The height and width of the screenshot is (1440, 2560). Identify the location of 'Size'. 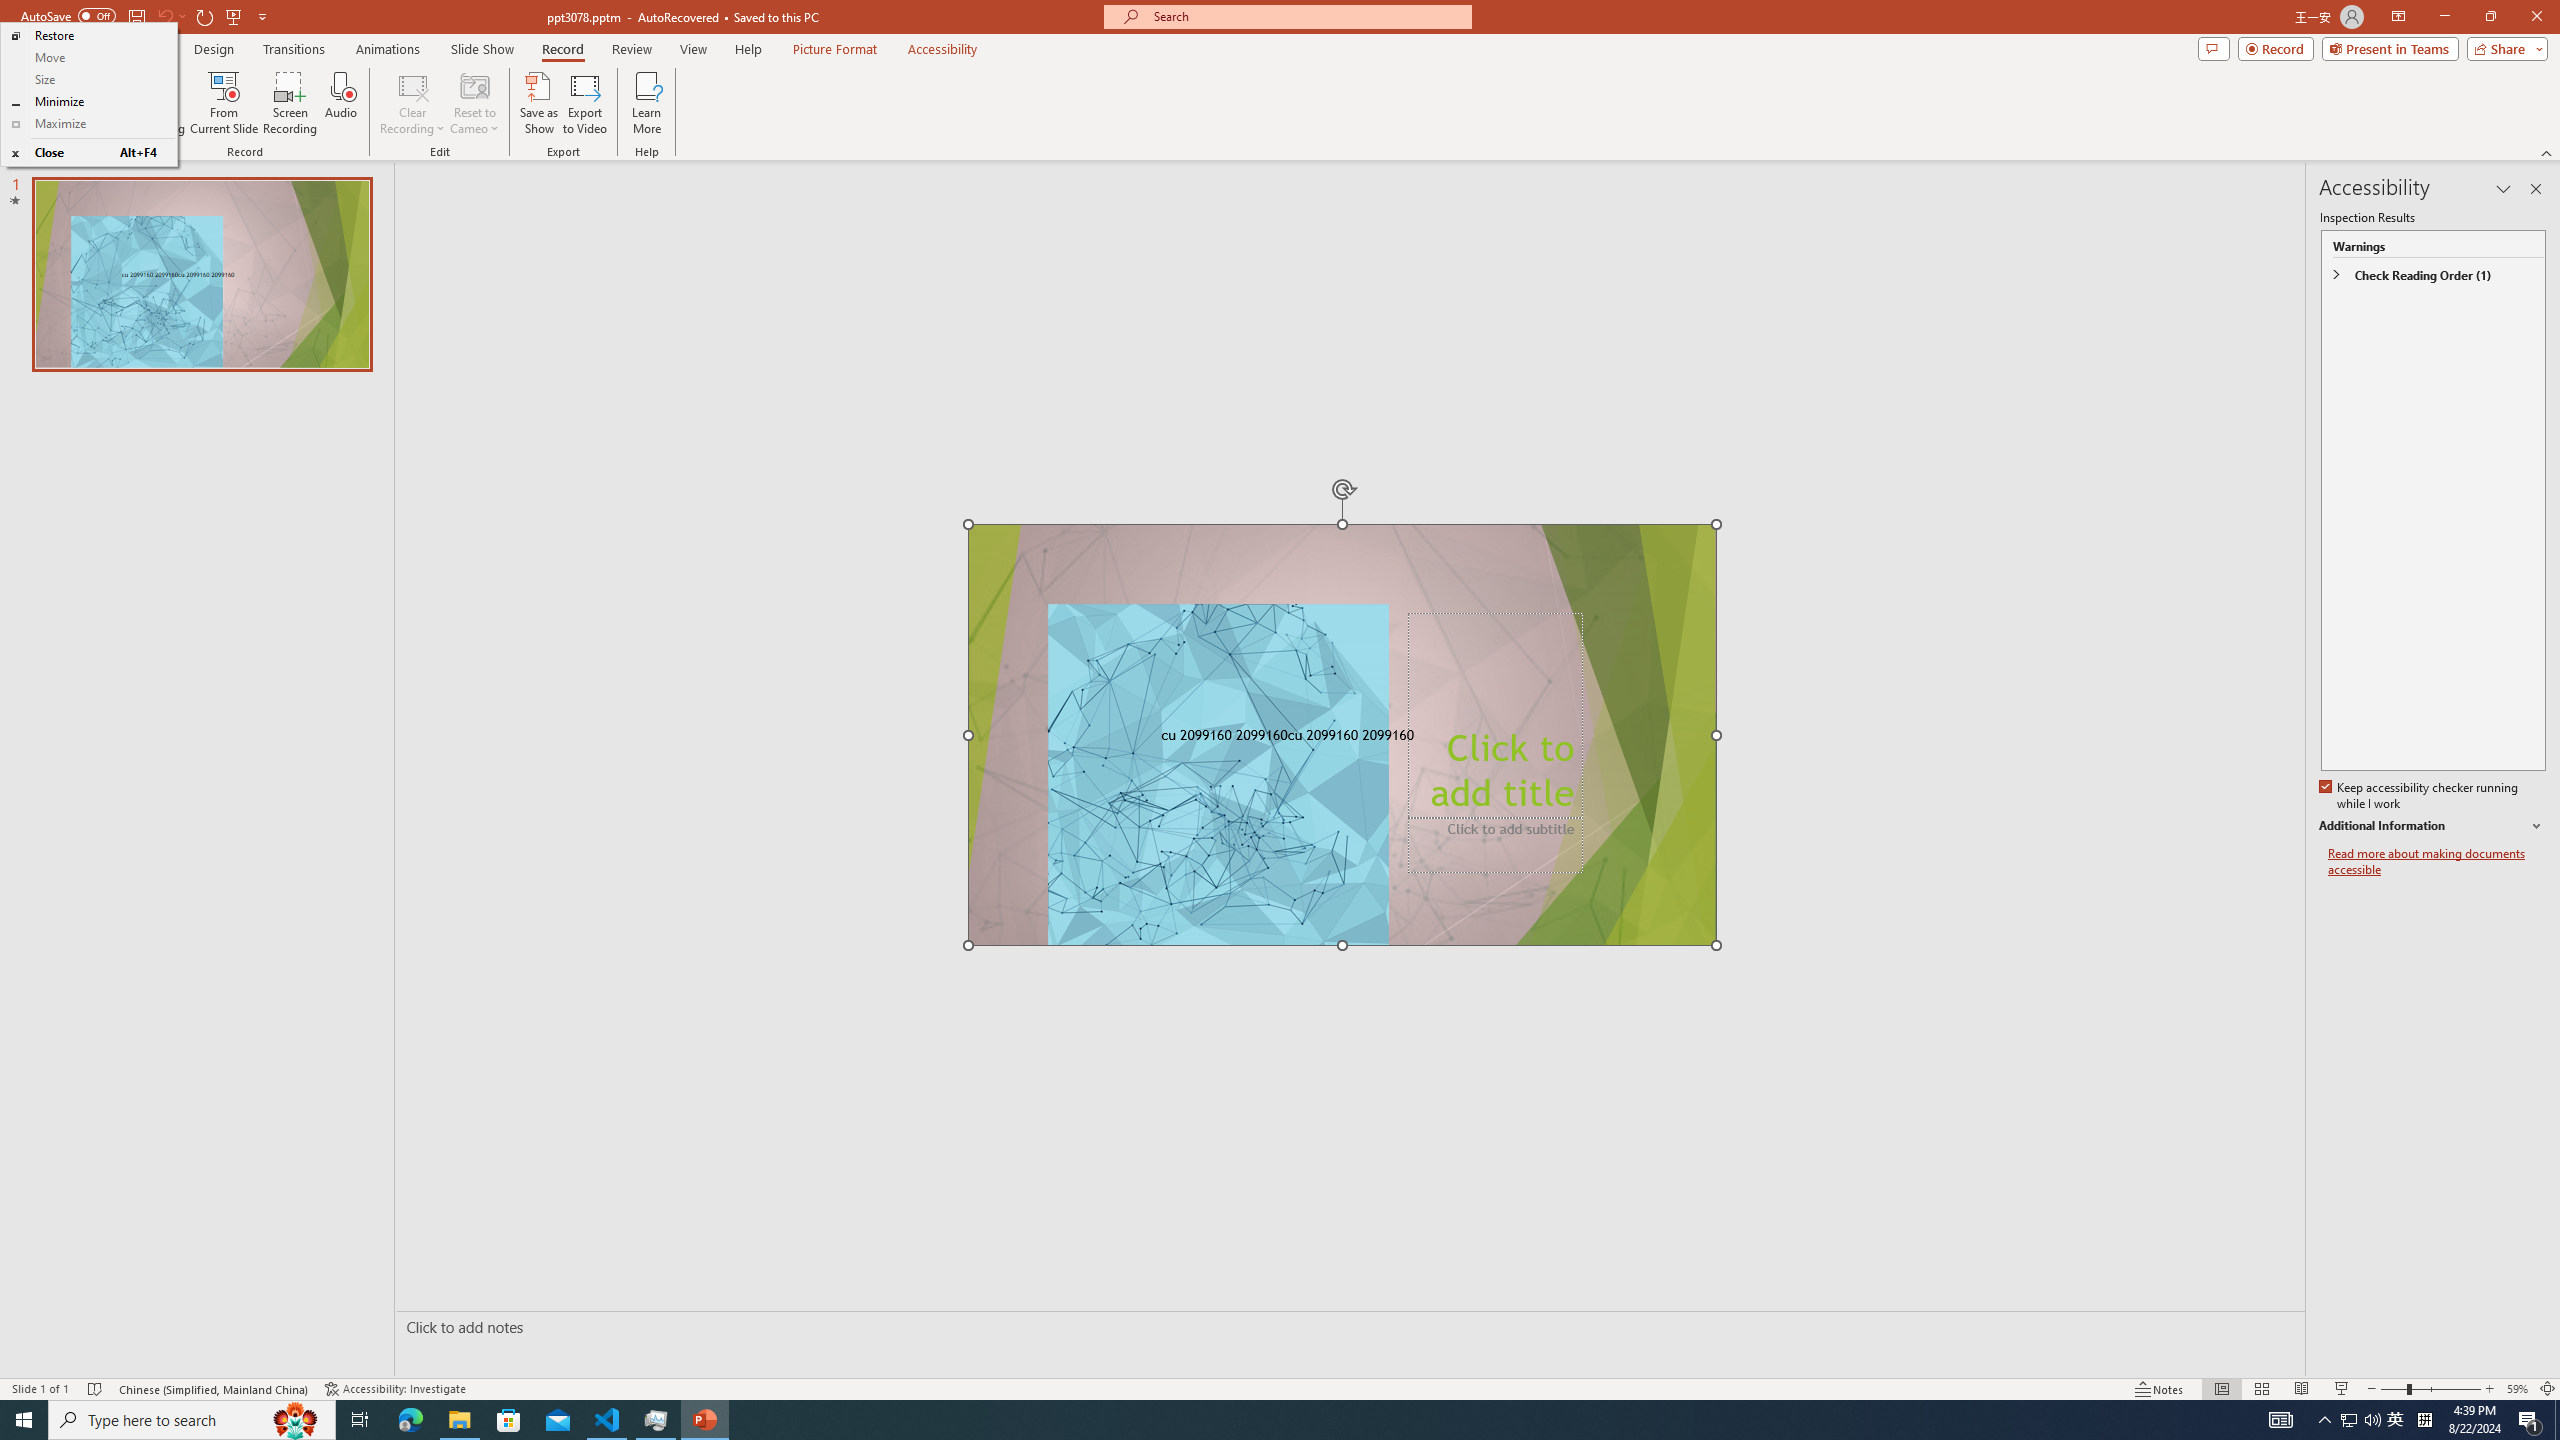
(87, 78).